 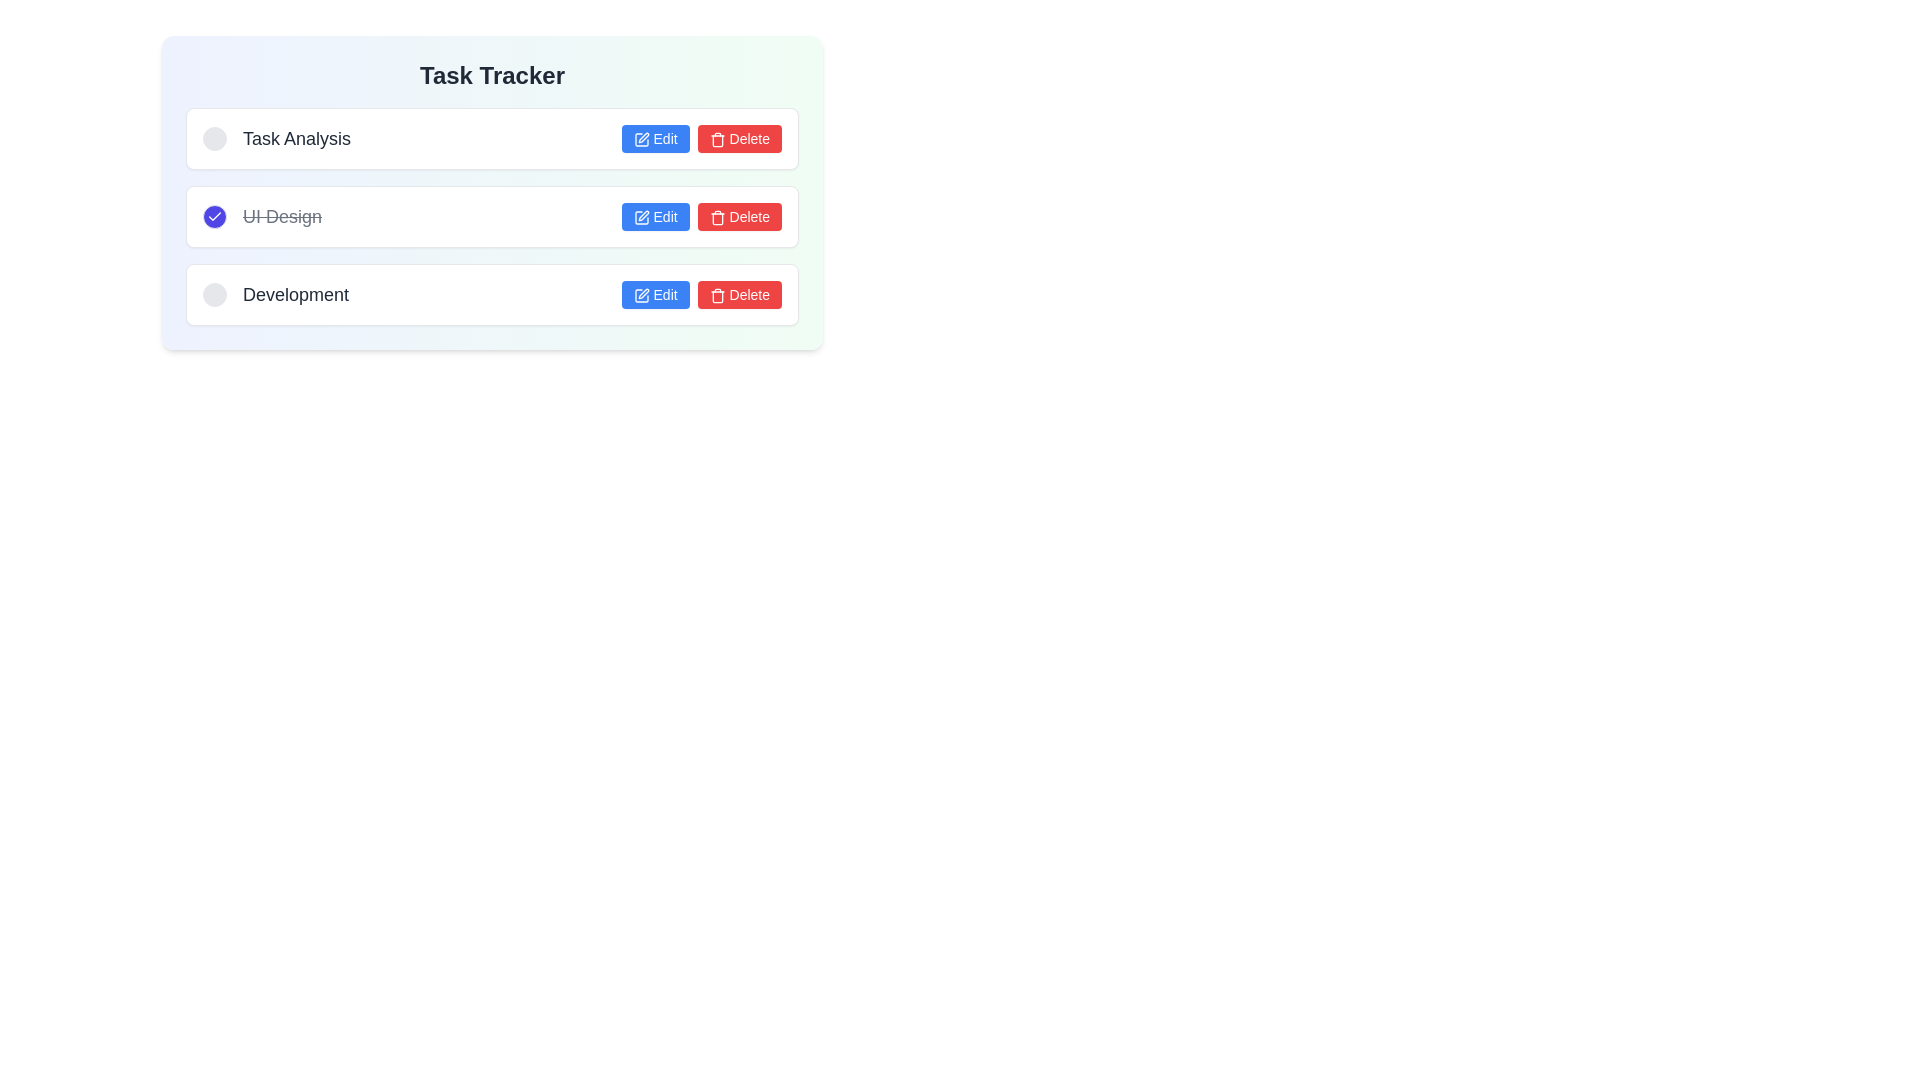 I want to click on text label for the task 'Development', which is located at the center of the last task in a vertically stacked list of tasks, so click(x=295, y=294).